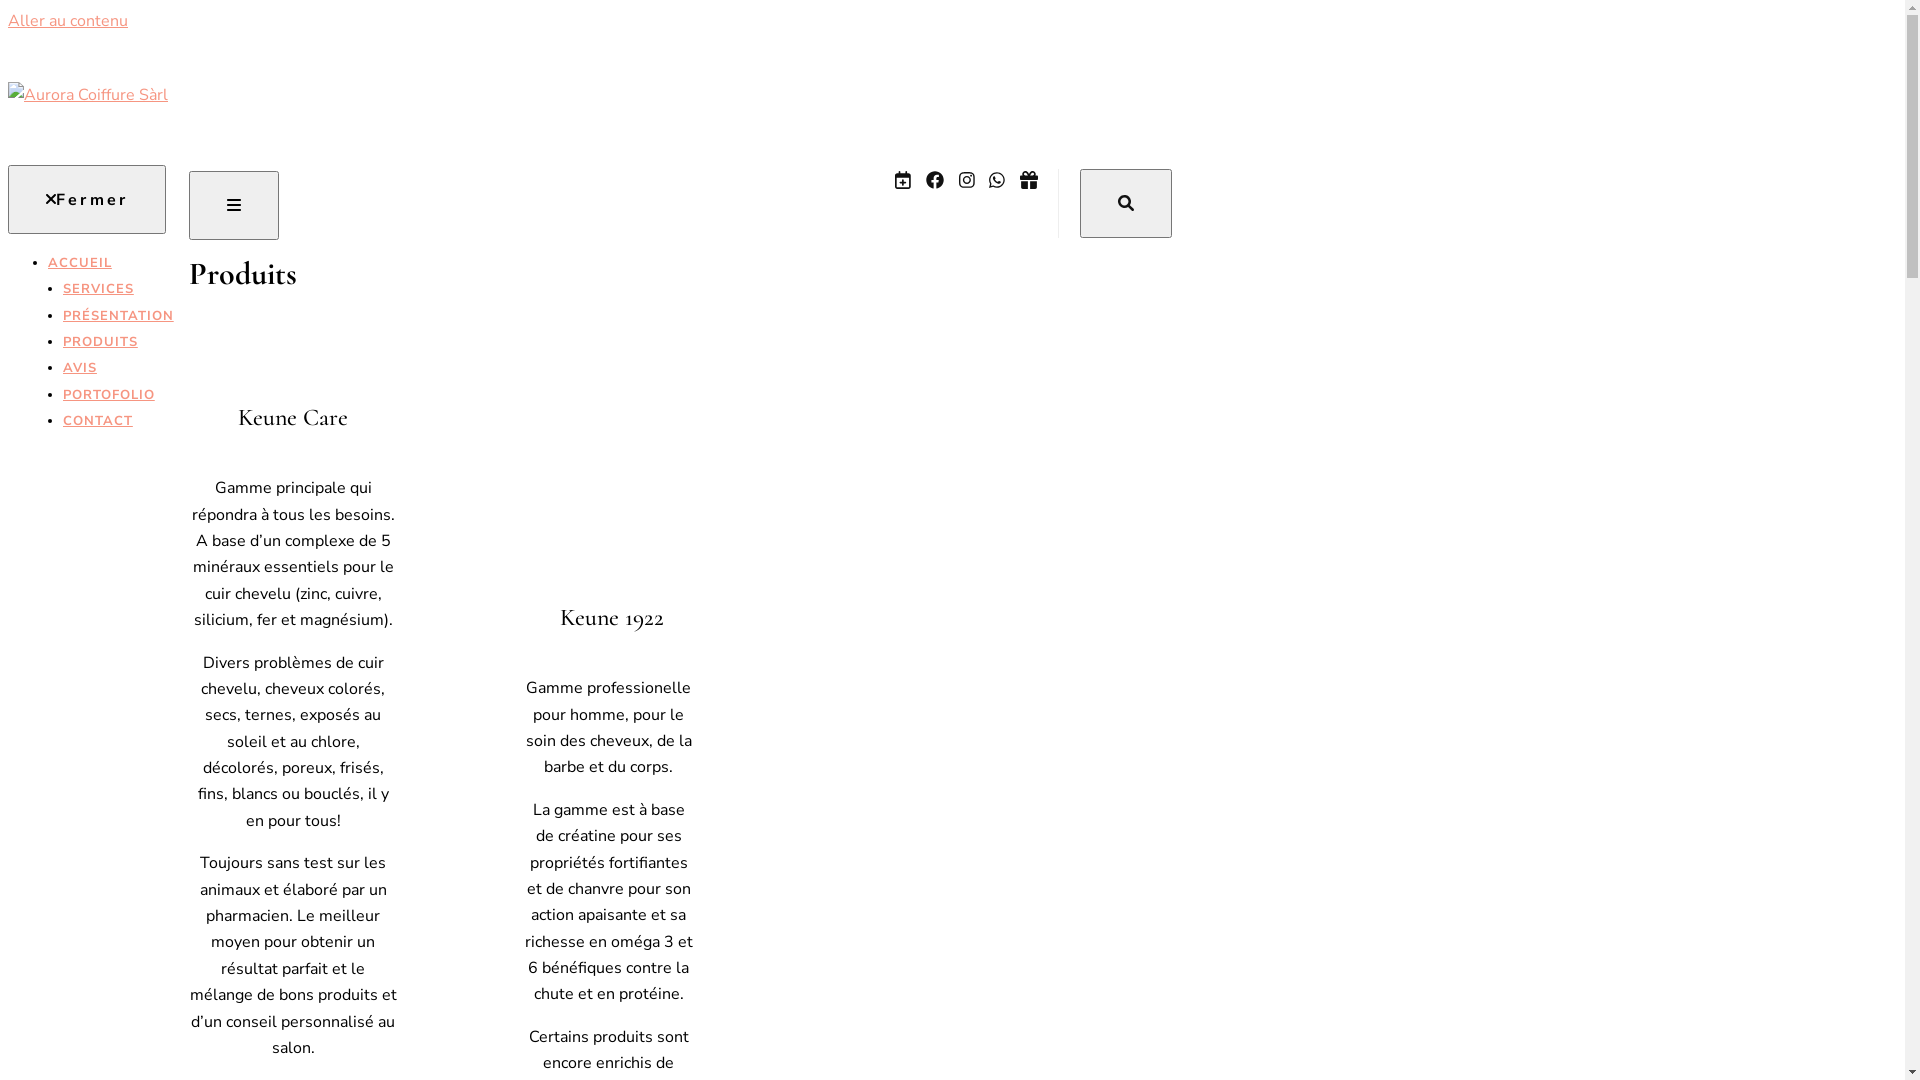 The width and height of the screenshot is (1920, 1080). What do you see at coordinates (117, 419) in the screenshot?
I see `'CONTACT'` at bounding box center [117, 419].